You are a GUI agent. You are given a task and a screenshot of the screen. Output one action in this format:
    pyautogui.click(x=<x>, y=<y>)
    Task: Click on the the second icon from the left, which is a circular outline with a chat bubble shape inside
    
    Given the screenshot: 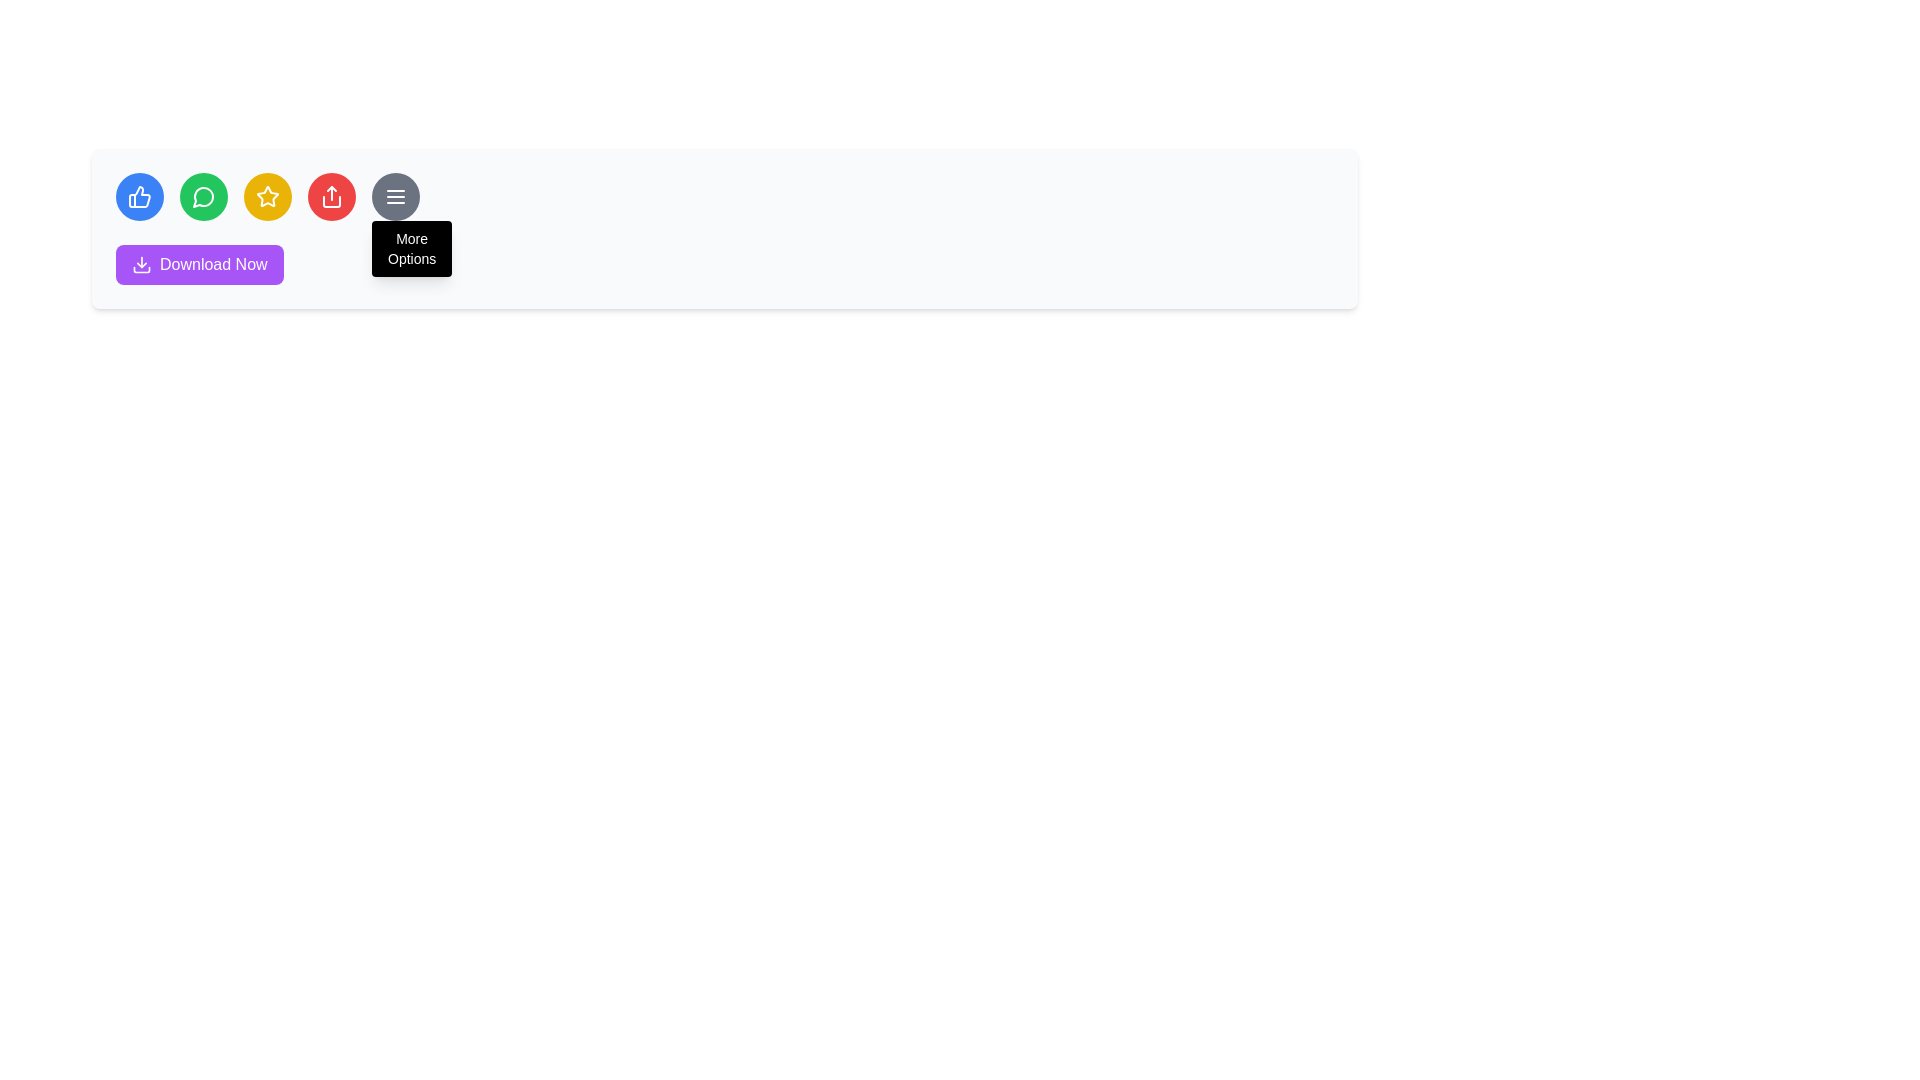 What is the action you would take?
    pyautogui.click(x=203, y=196)
    